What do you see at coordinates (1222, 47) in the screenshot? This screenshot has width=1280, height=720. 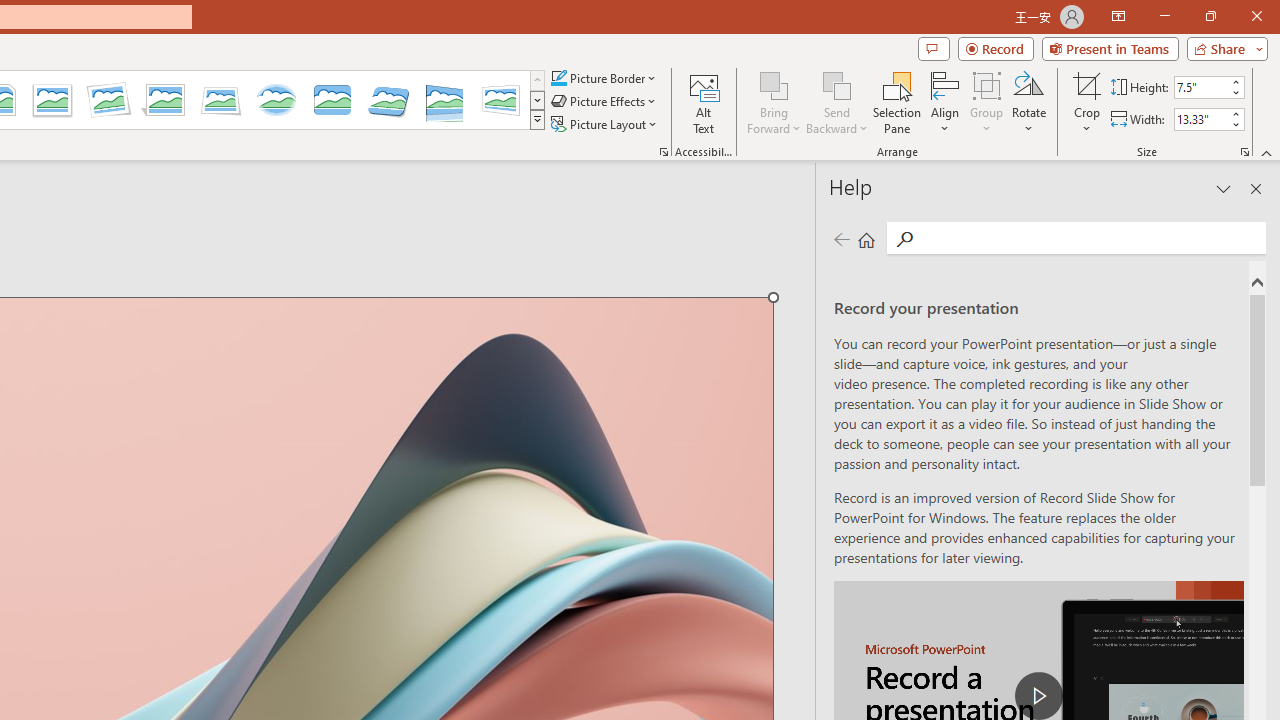 I see `'Share'` at bounding box center [1222, 47].